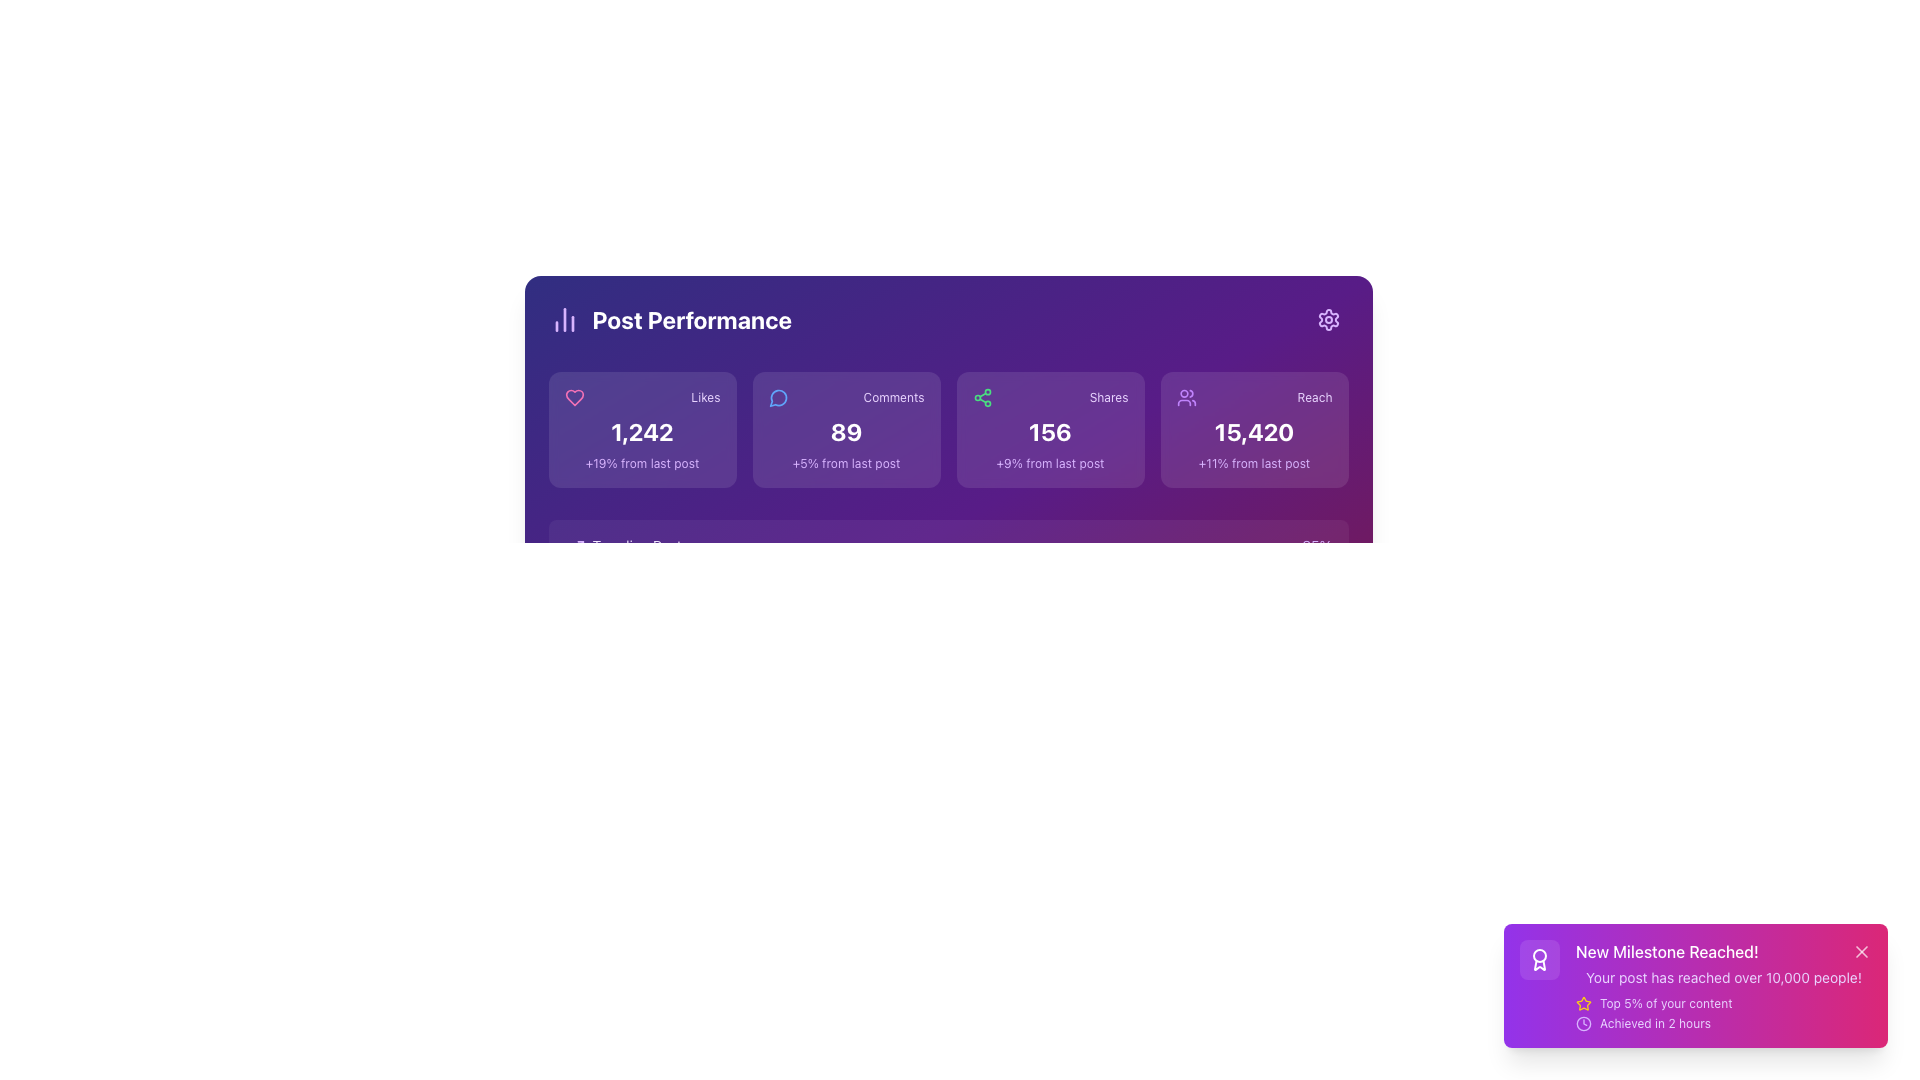 The width and height of the screenshot is (1920, 1080). I want to click on the reach icon located in the upper-right region of the card labeled 'Reach', which visually represents the statistic for users, so click(1186, 397).